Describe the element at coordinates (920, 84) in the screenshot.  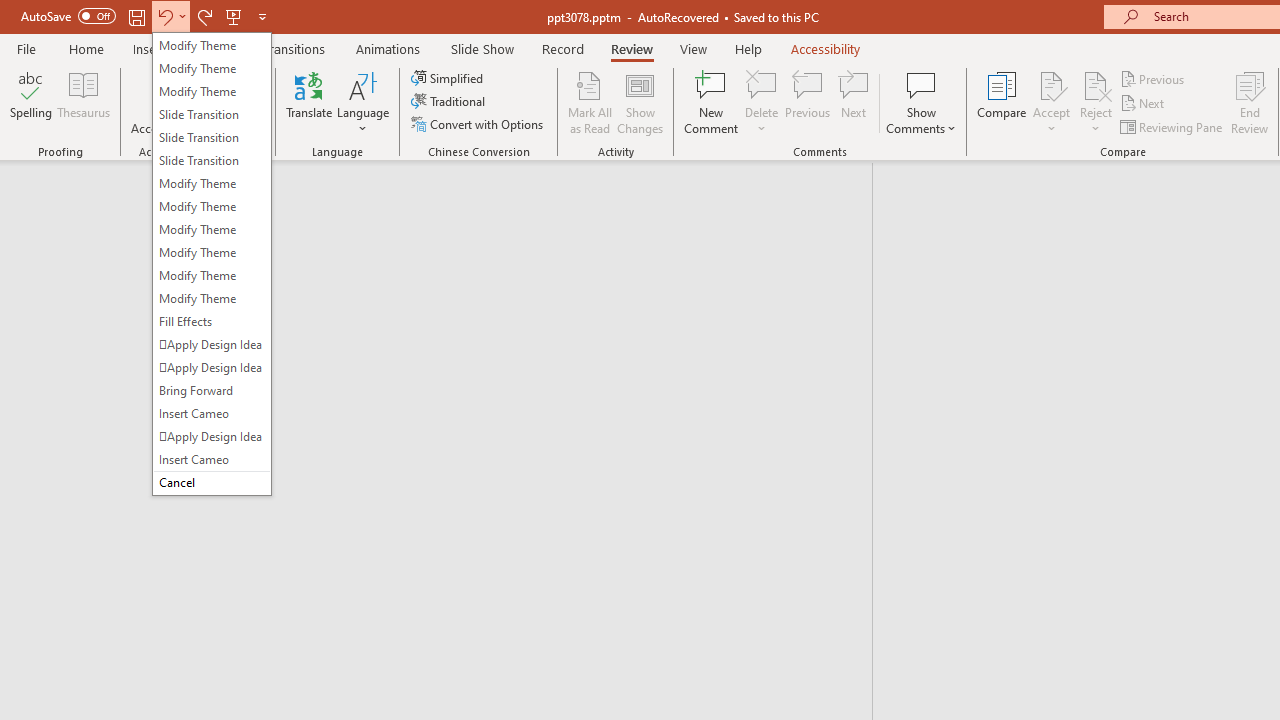
I see `'Show Comments'` at that location.